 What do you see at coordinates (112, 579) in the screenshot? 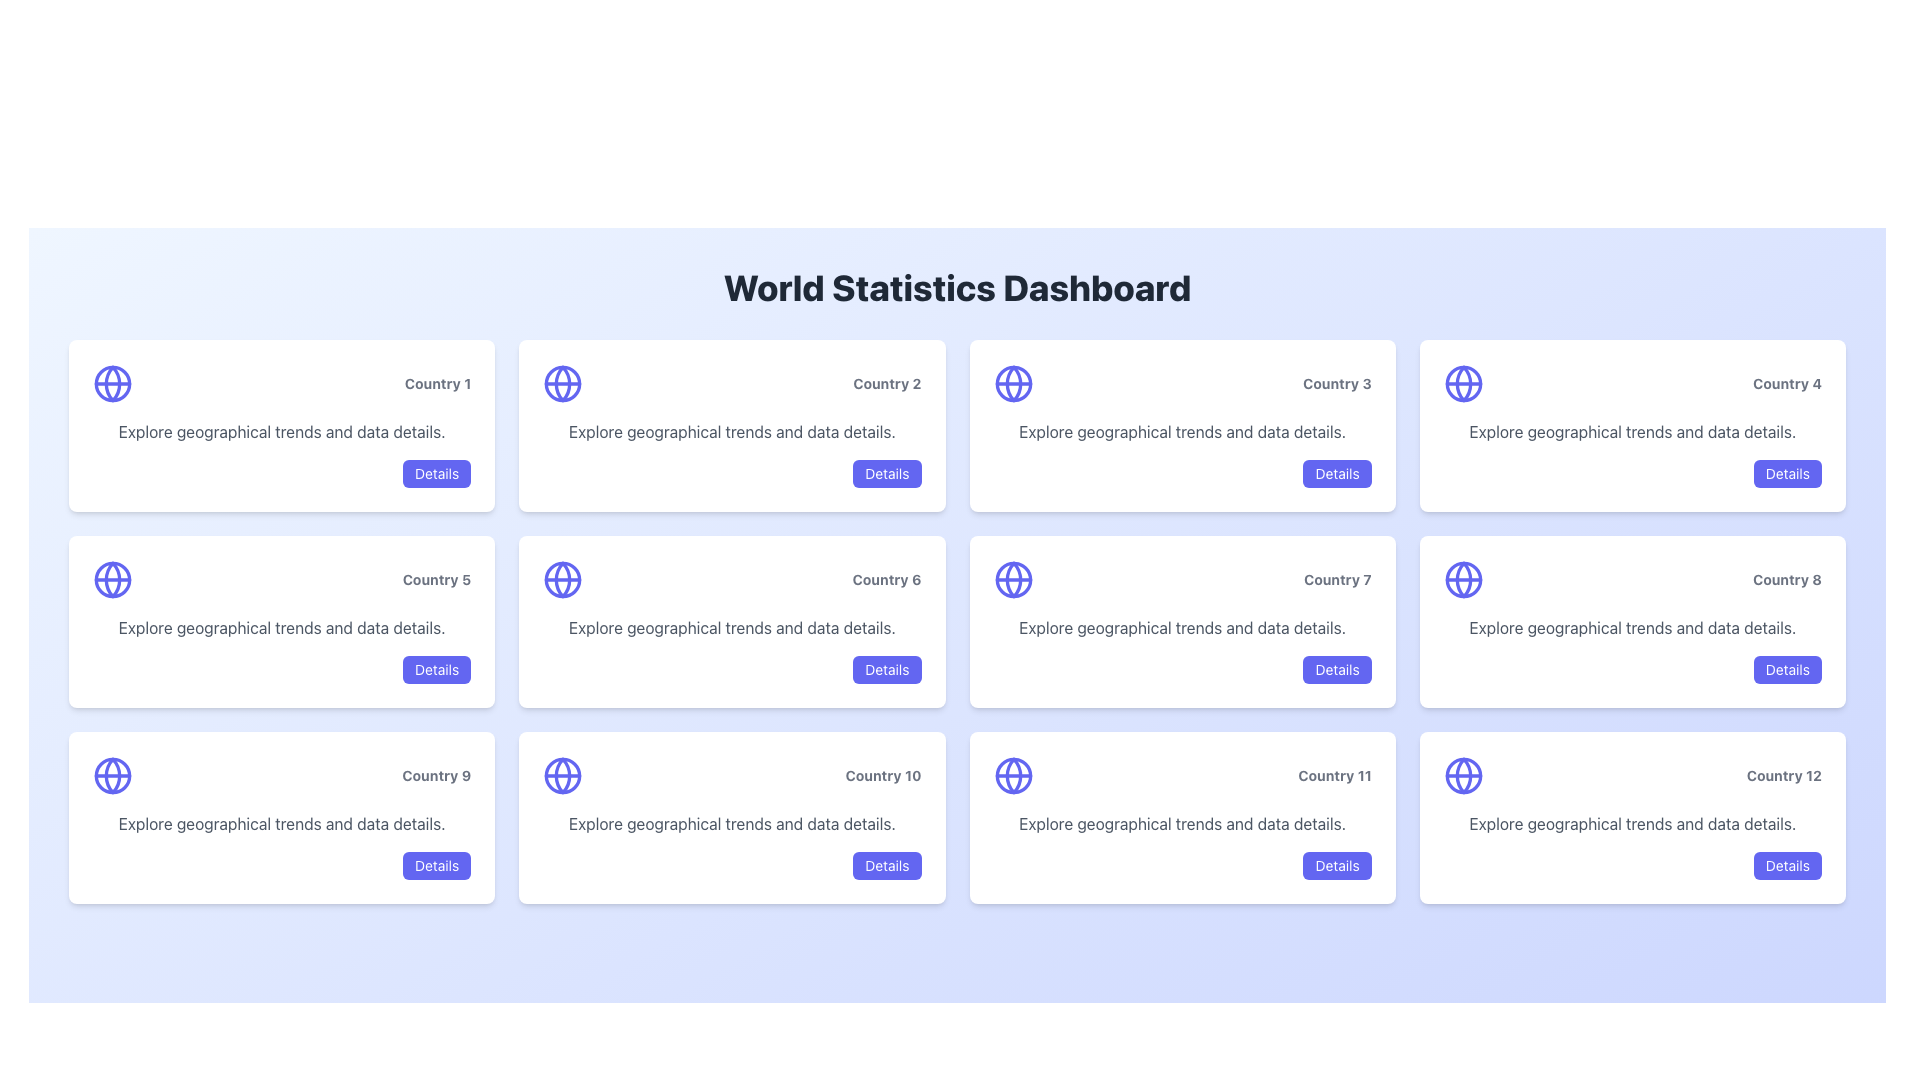
I see `the circular globe icon` at bounding box center [112, 579].